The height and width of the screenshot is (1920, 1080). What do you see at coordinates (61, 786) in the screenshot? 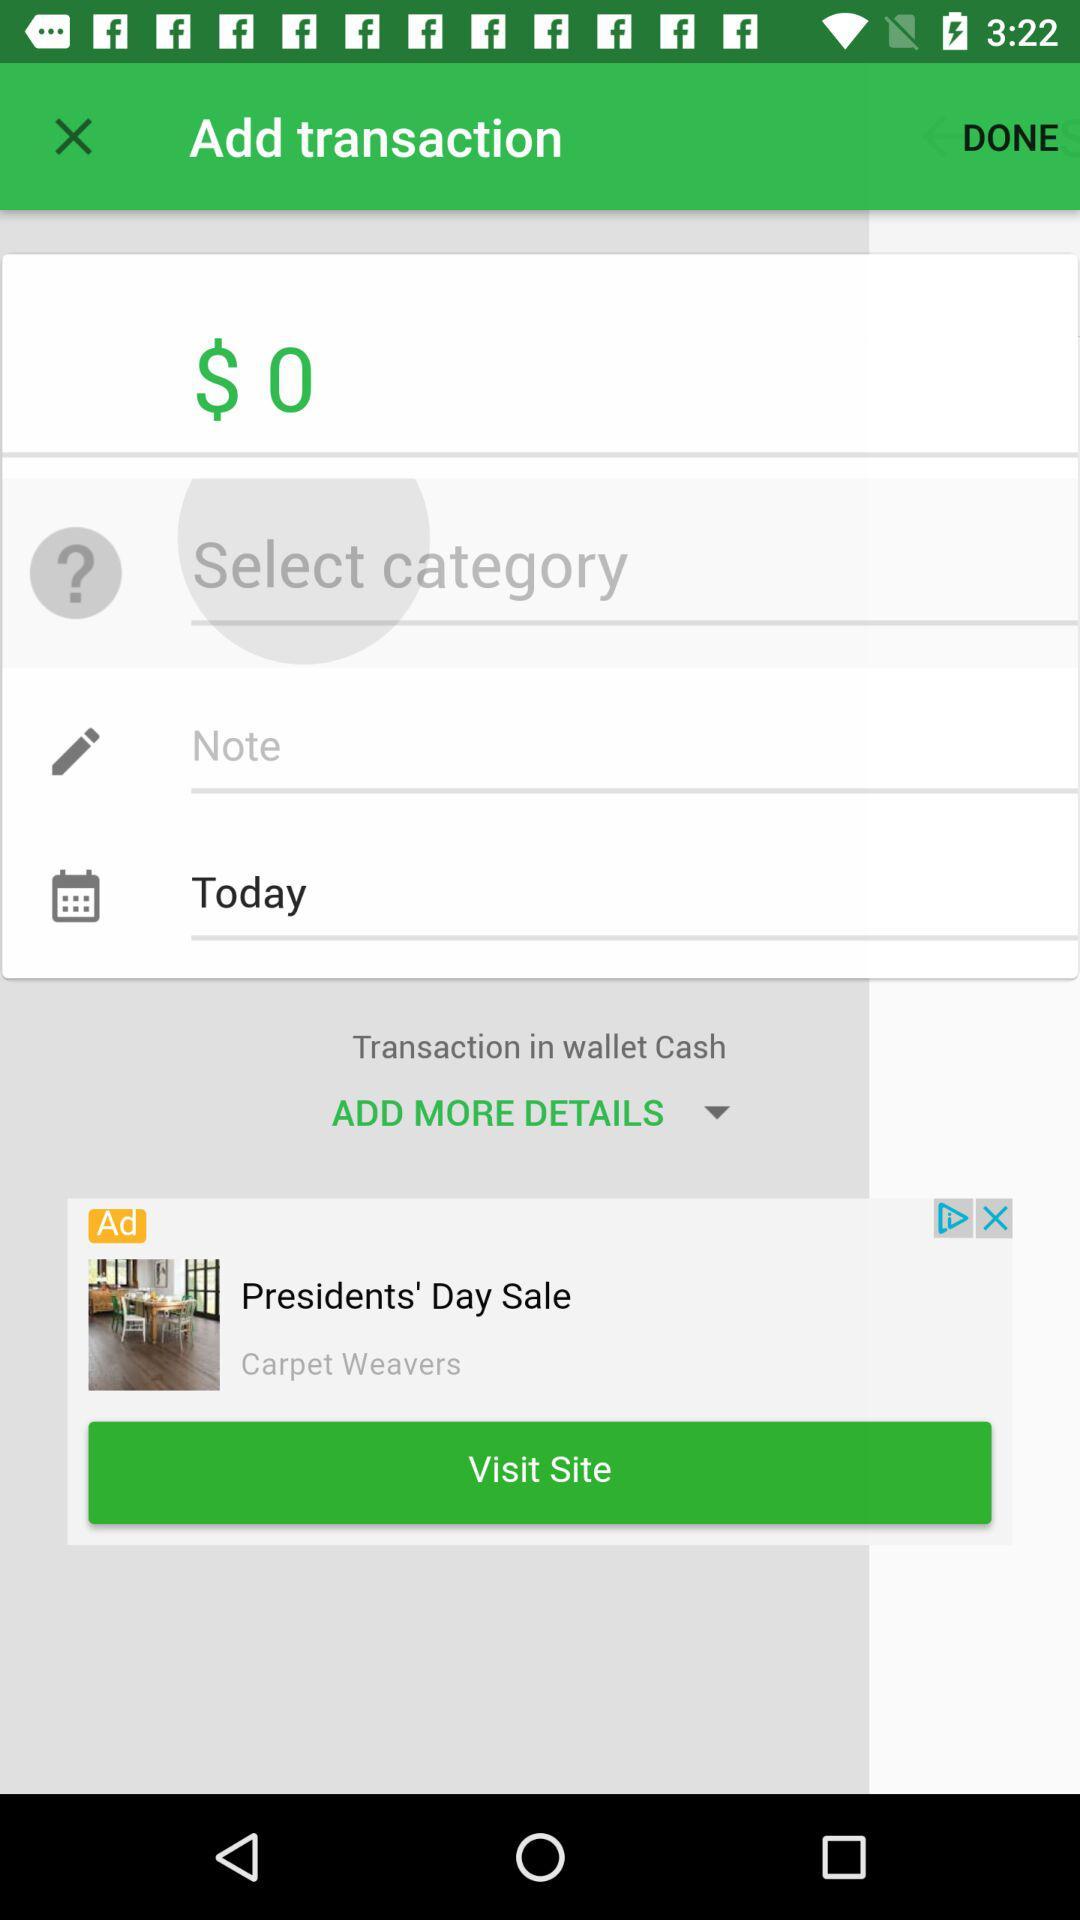
I see `the edit icon above the today icon` at bounding box center [61, 786].